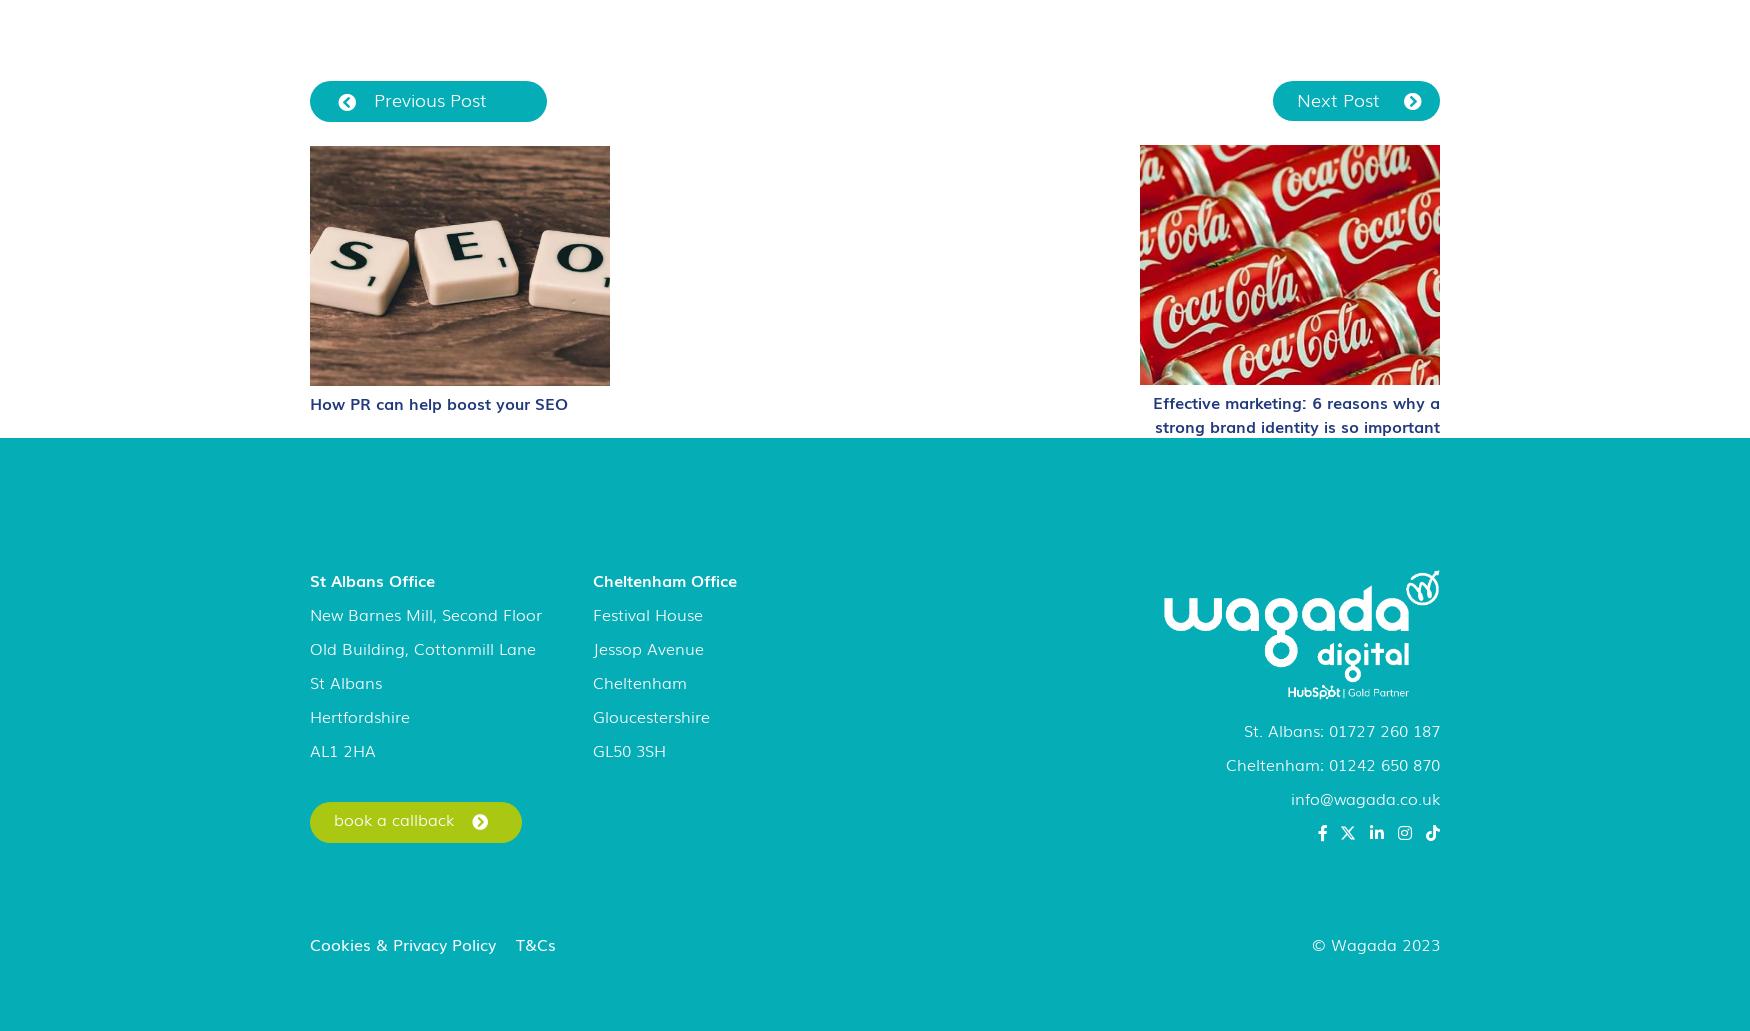 Image resolution: width=1750 pixels, height=1031 pixels. What do you see at coordinates (649, 716) in the screenshot?
I see `'Gloucestershire'` at bounding box center [649, 716].